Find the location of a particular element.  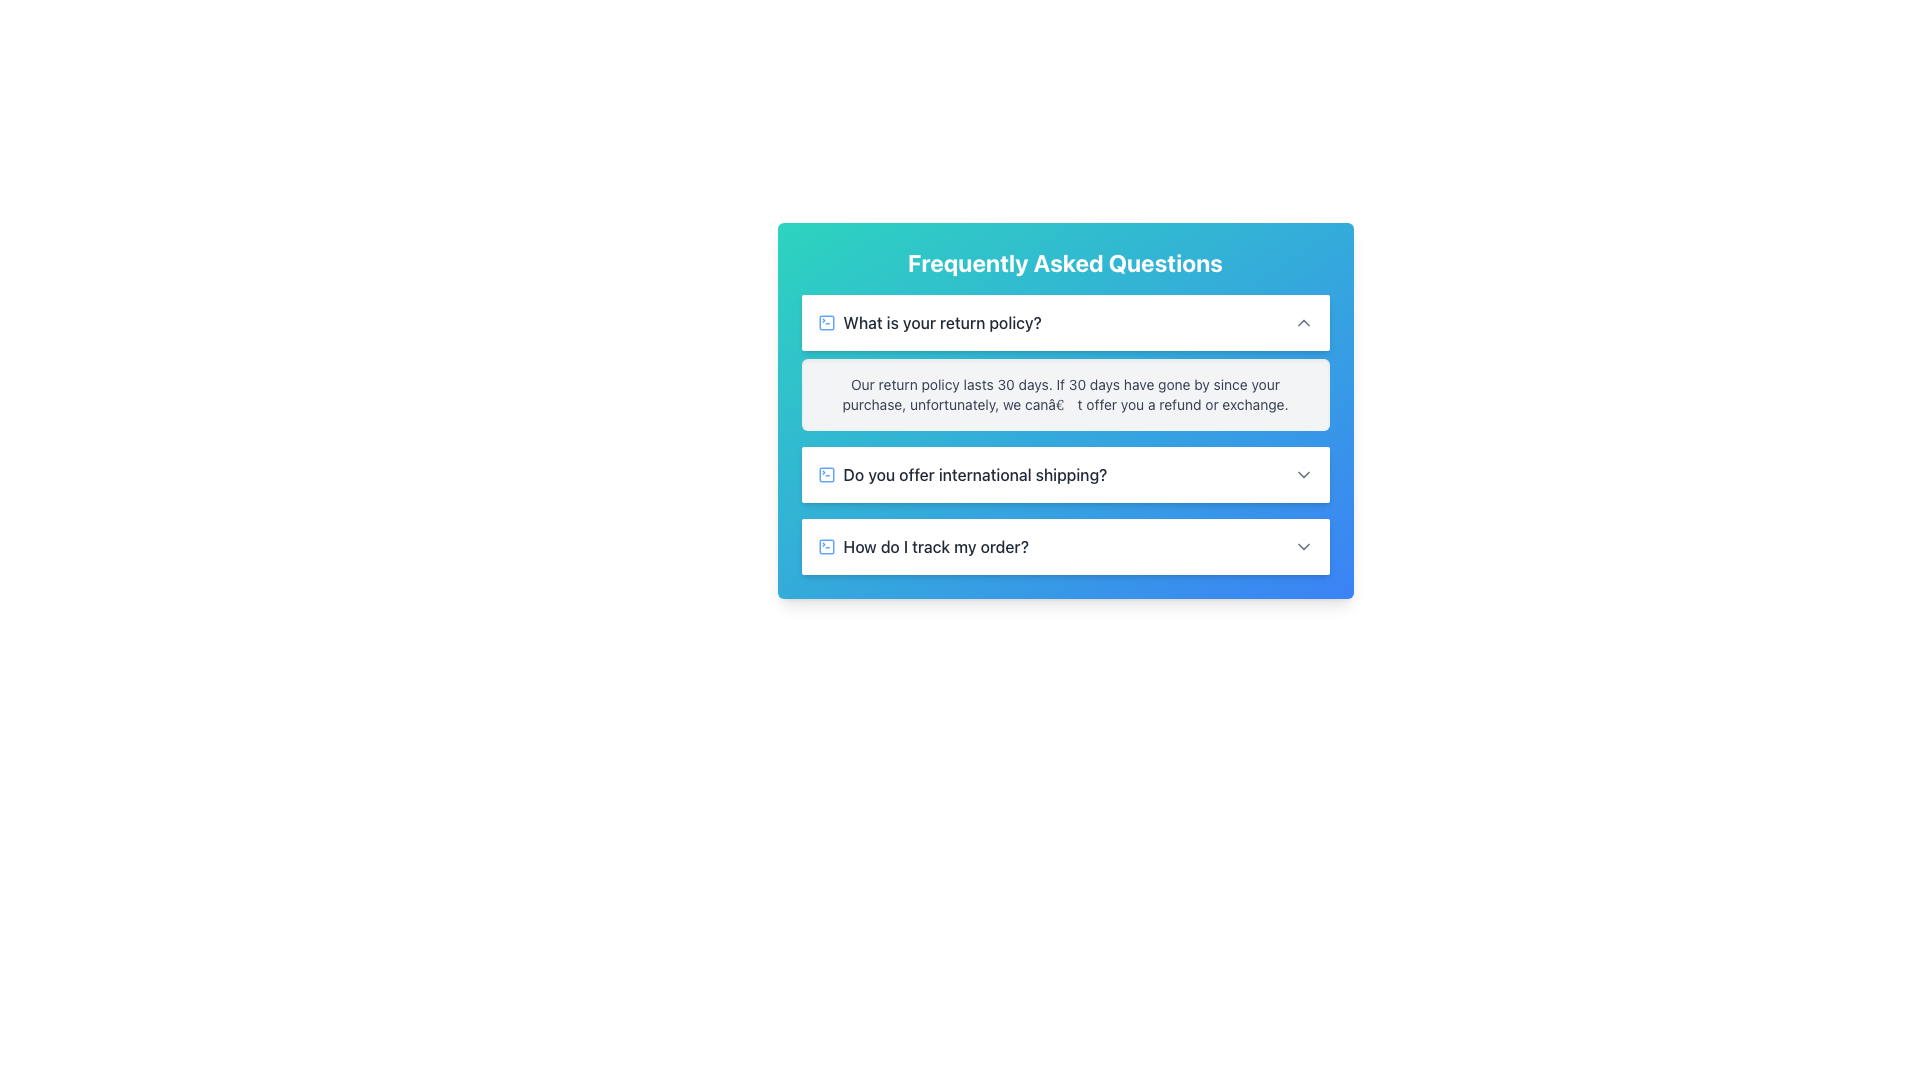

the Static Text Block that outlines the return period and conditions for refunds or exchanges, located under the FAQ question 'What is your return policy?' is located at coordinates (1064, 394).